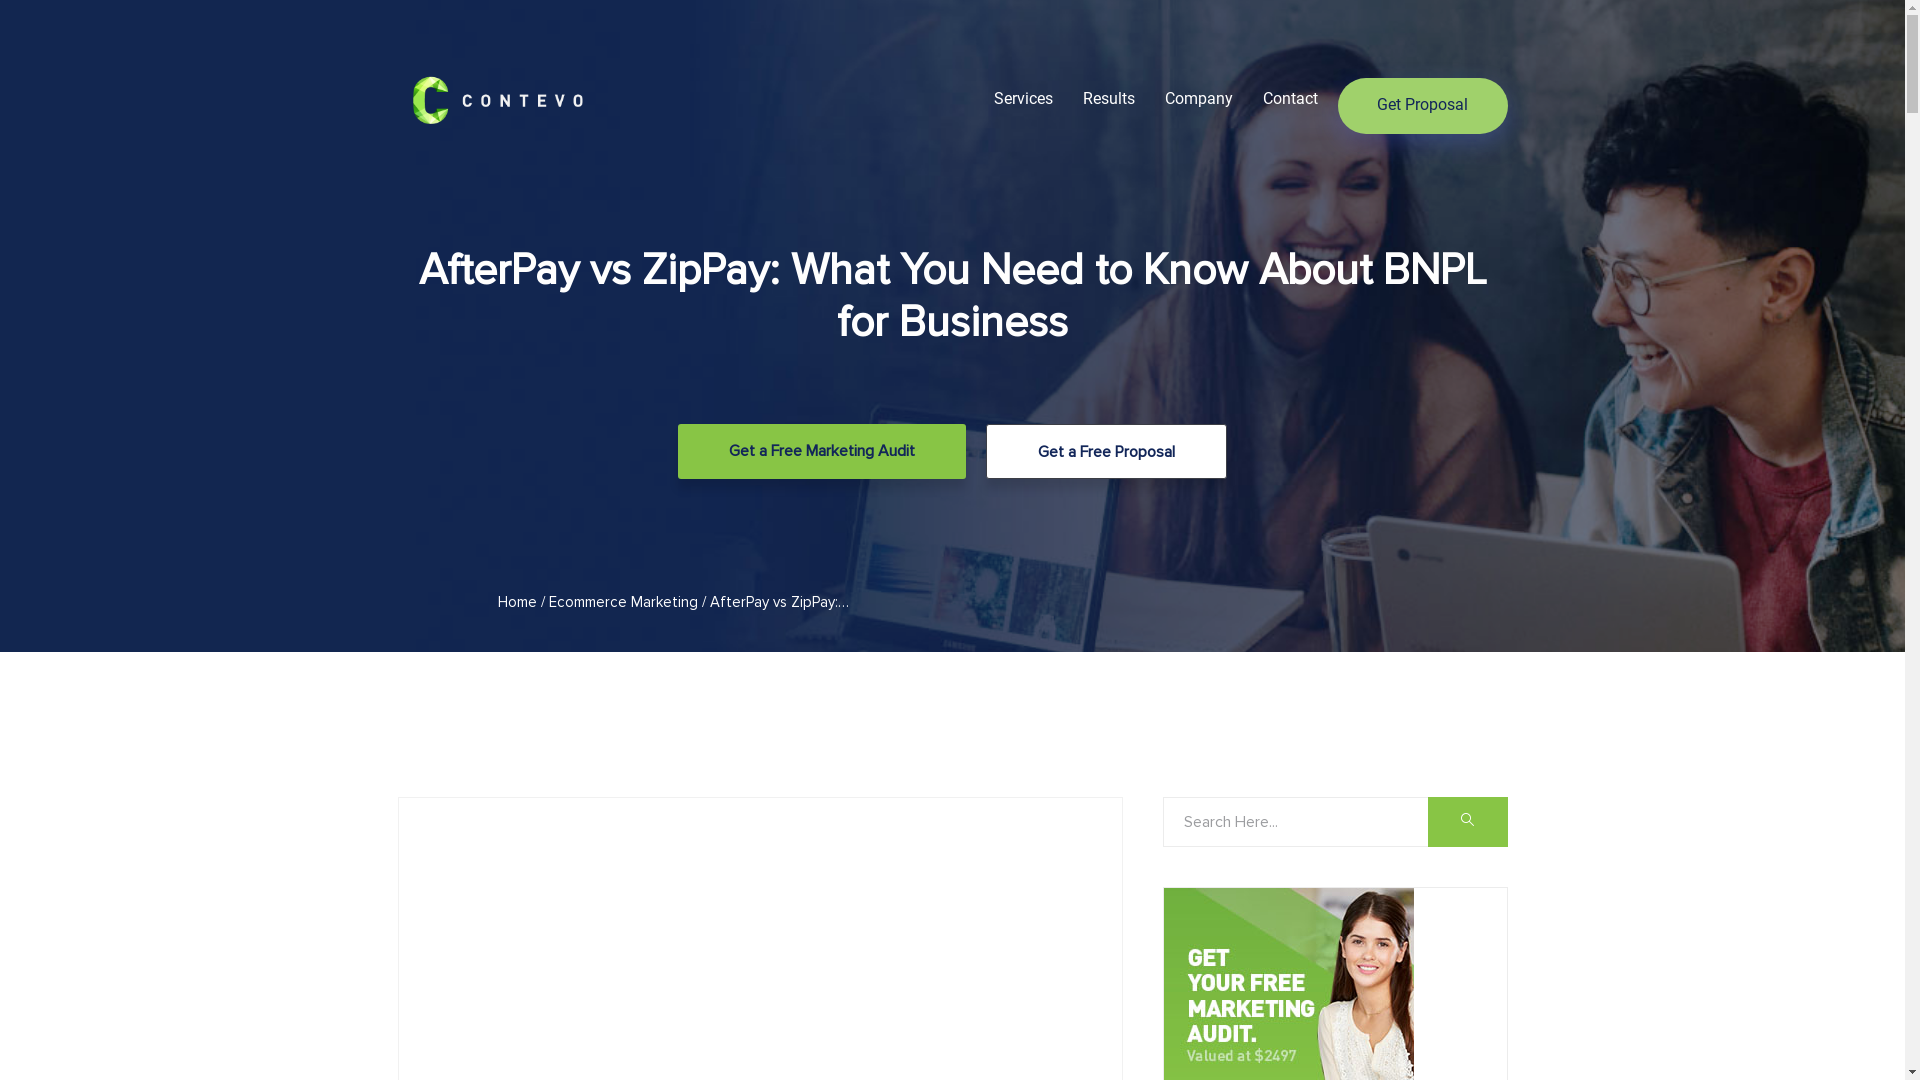  What do you see at coordinates (517, 600) in the screenshot?
I see `'Home'` at bounding box center [517, 600].